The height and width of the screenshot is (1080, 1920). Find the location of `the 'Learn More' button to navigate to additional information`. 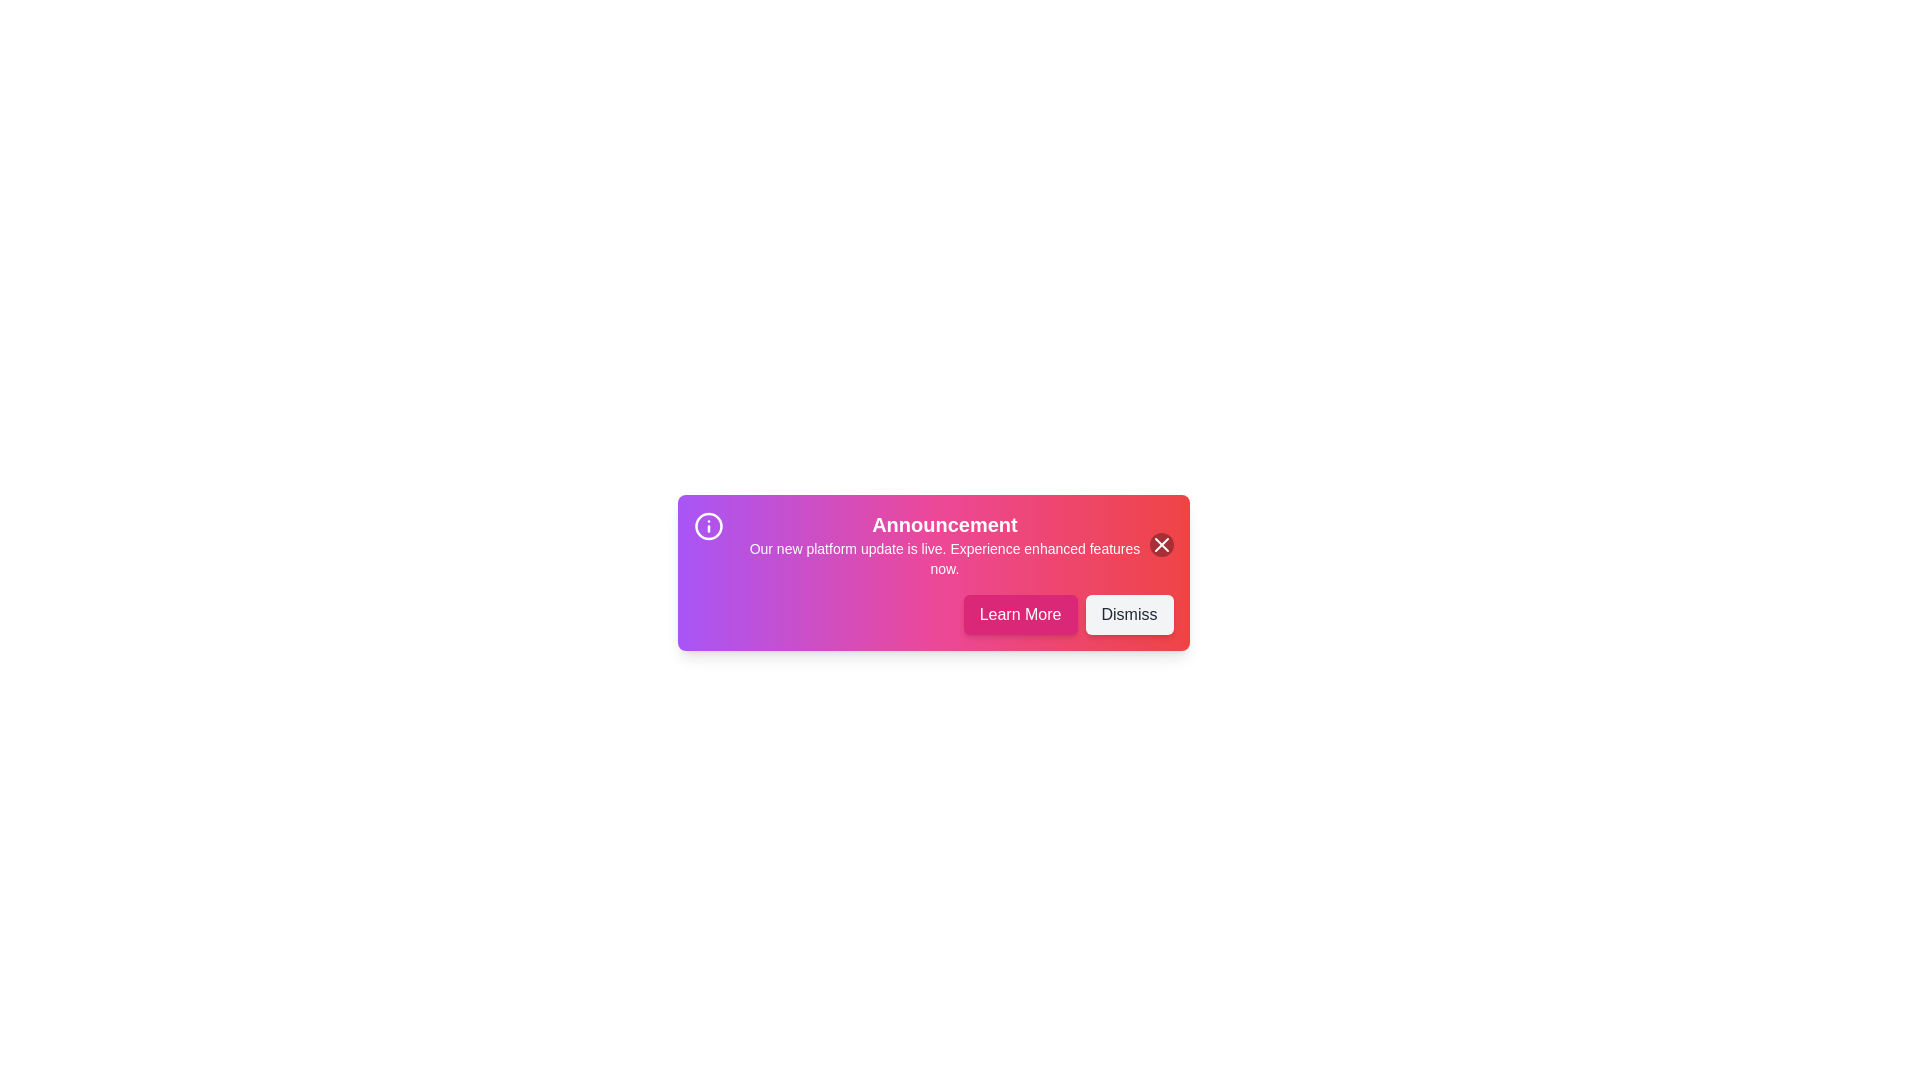

the 'Learn More' button to navigate to additional information is located at coordinates (1020, 613).